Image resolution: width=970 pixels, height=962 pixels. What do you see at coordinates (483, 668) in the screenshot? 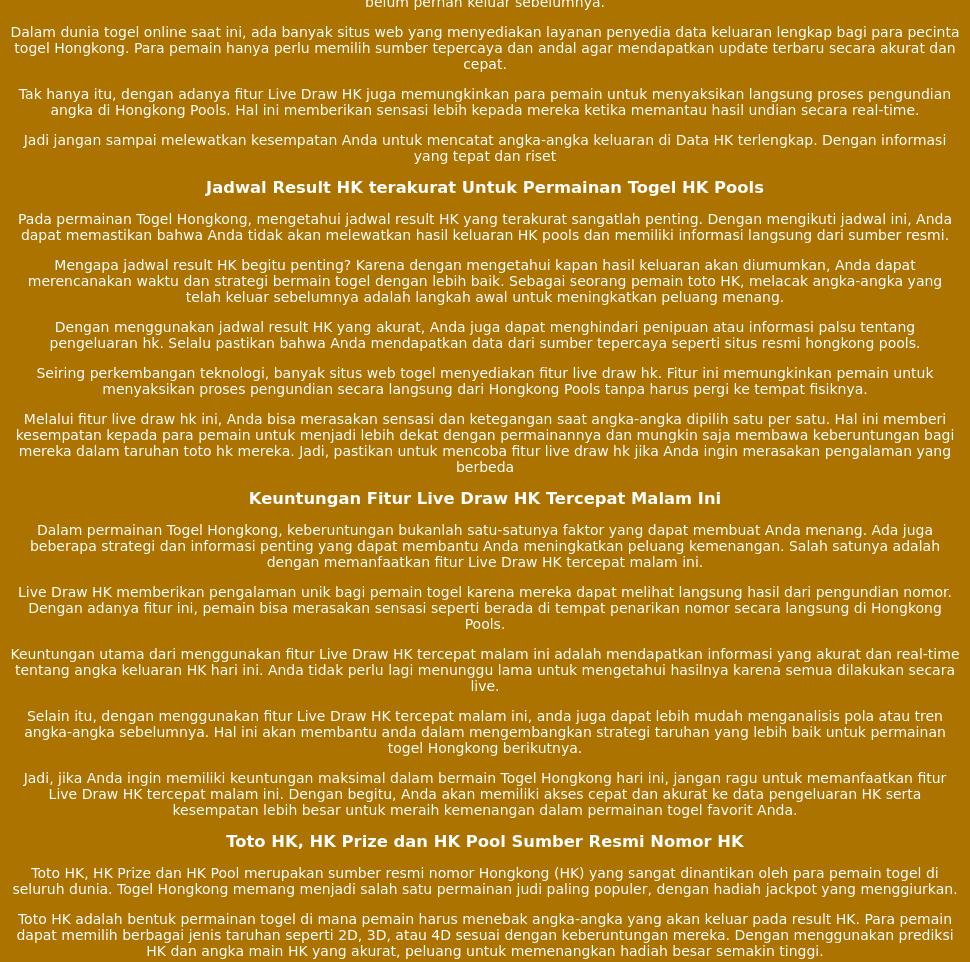
I see `'Keuntungan utama dari menggunakan fitur Live Draw HK tercepat malam ini adalah mendapatkan informasi yang akurat dan real-time tentang angka keluaran HK hari ini. Anda tidak perlu lagi menunggu lama untuk mengetahui hasilnya karena semua dilakukan secara live.'` at bounding box center [483, 668].